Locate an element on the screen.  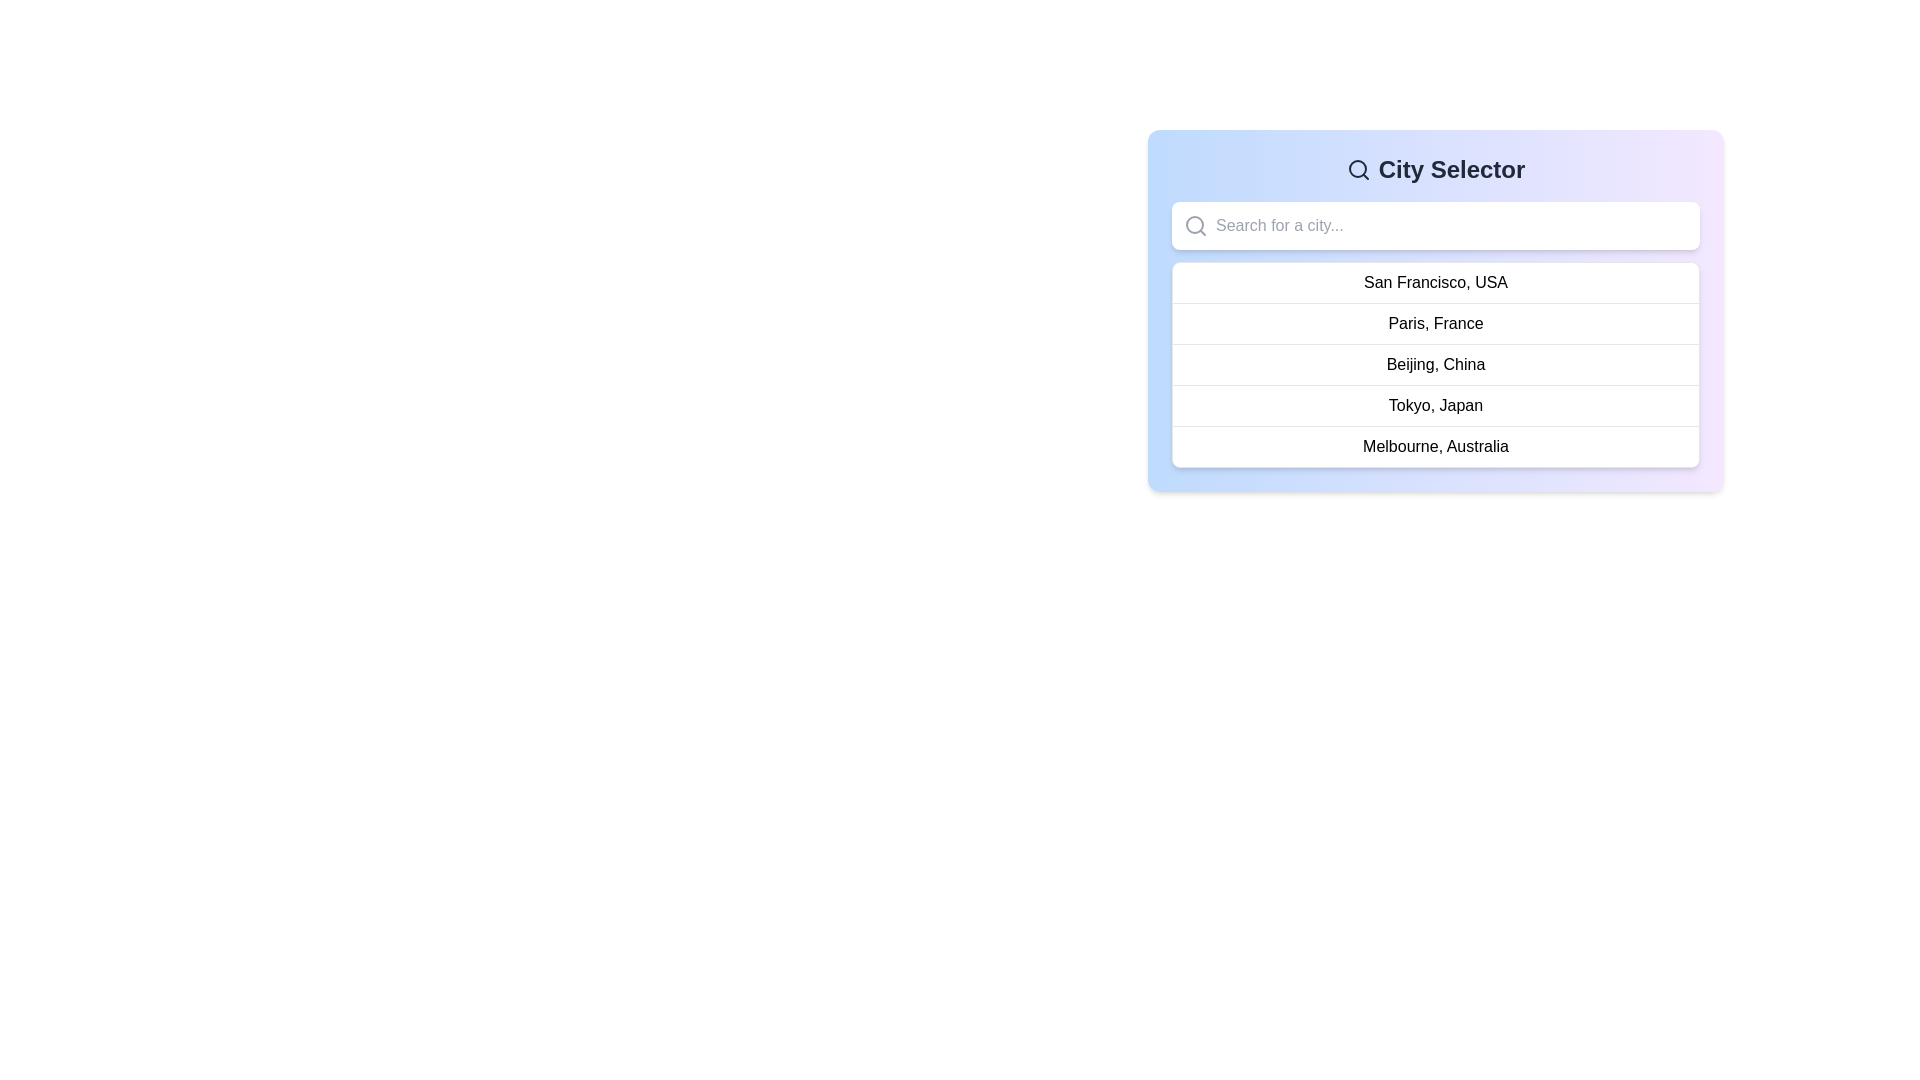
the list item displaying 'Beijing, China', which is the third item in a visible list of five options located directly below the search input field is located at coordinates (1434, 374).